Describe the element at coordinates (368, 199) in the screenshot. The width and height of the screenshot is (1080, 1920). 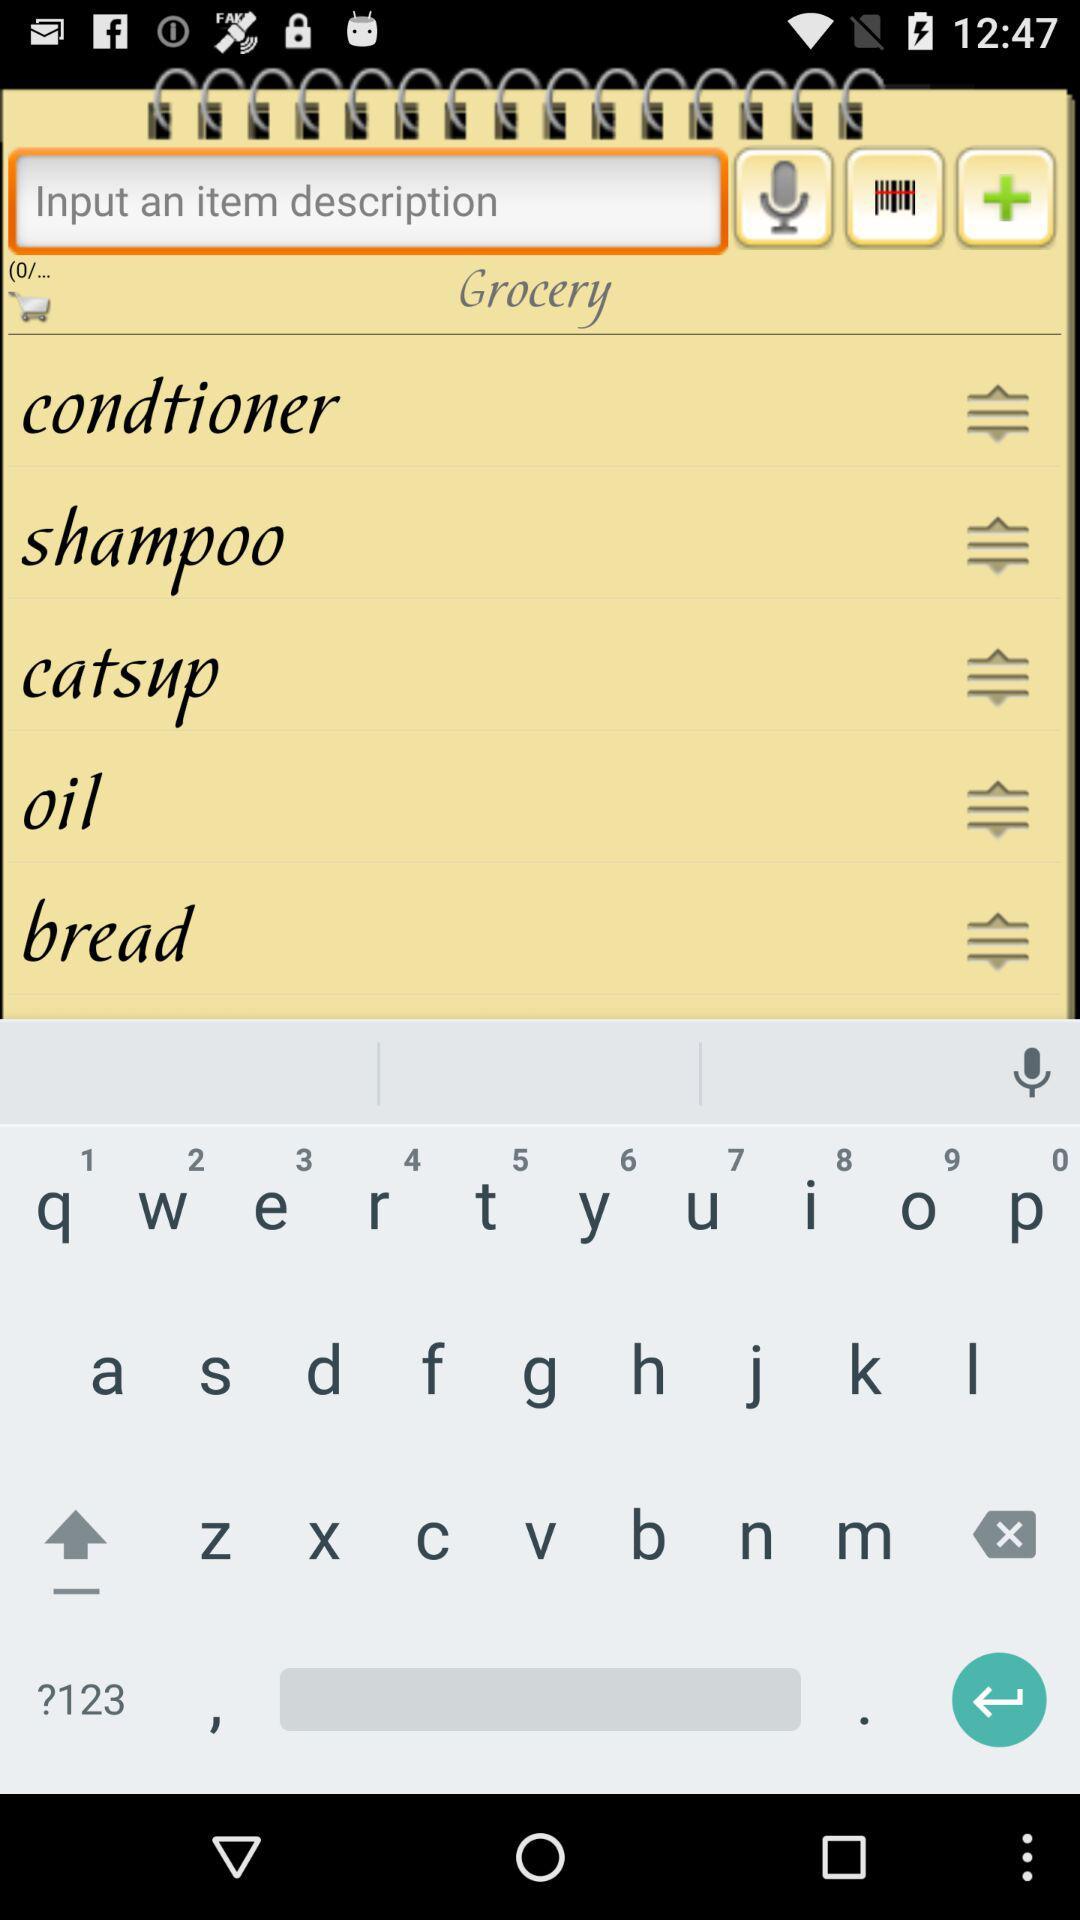
I see `seach button` at that location.